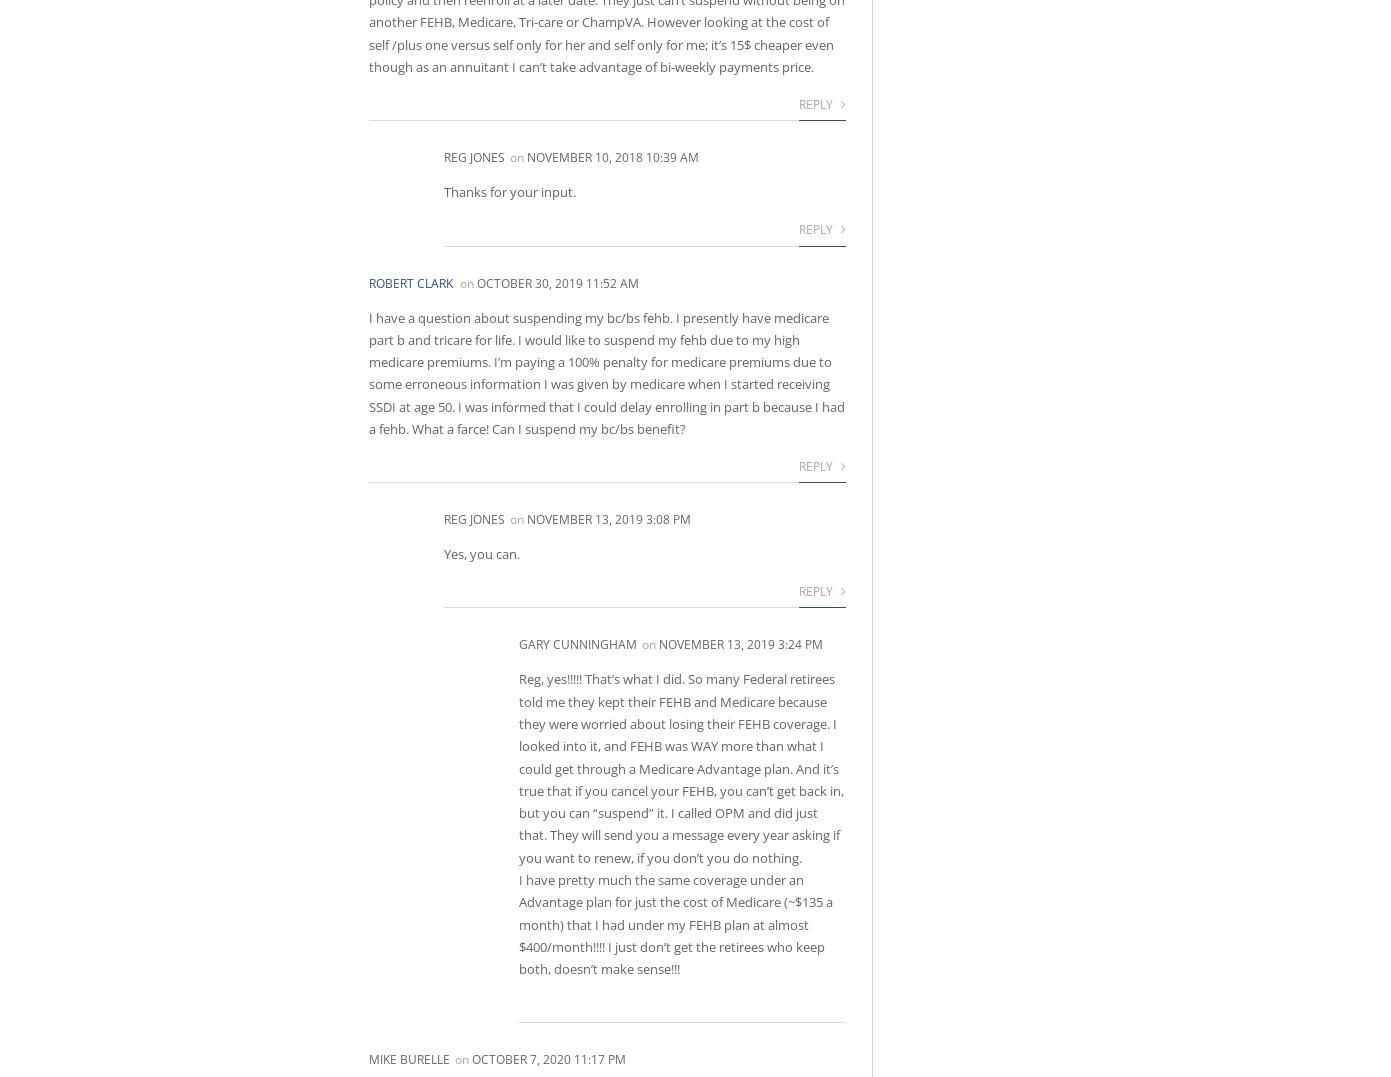 This screenshot has width=1391, height=1077. I want to click on 'October 30, 2019 11:52 am', so click(476, 281).